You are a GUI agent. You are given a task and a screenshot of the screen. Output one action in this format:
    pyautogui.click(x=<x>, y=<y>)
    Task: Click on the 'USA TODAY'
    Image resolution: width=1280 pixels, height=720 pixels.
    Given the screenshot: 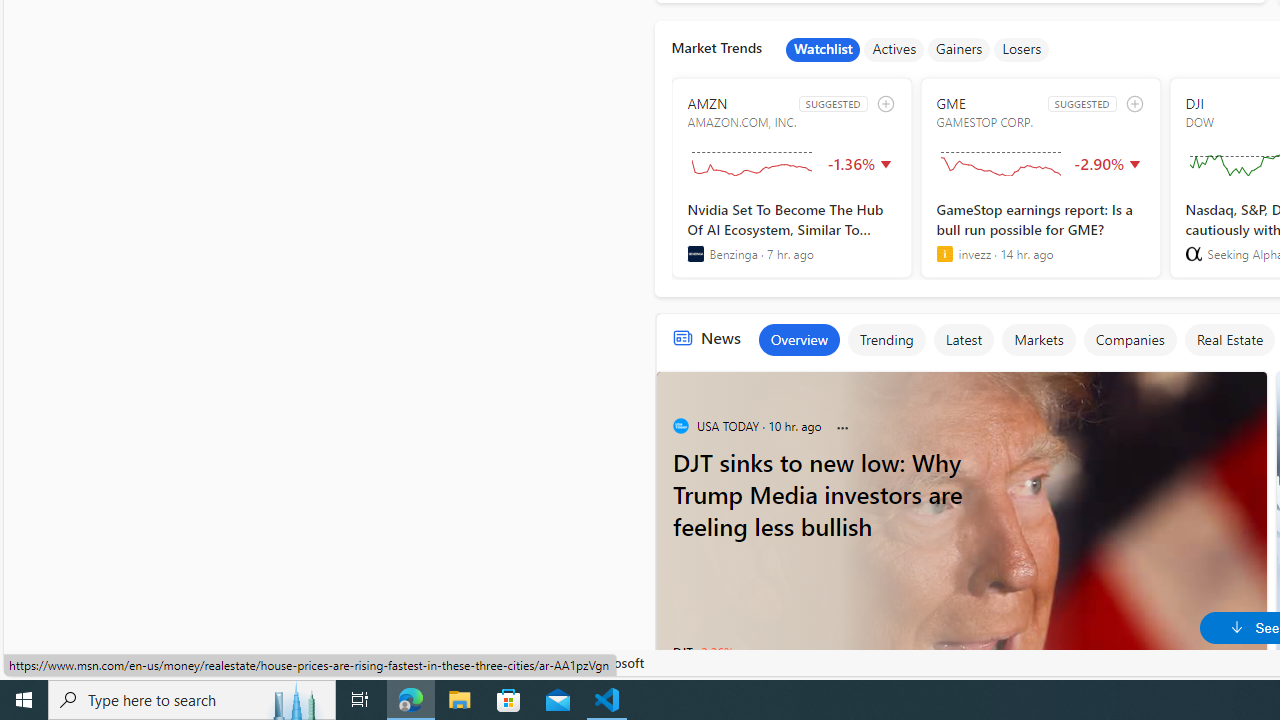 What is the action you would take?
    pyautogui.click(x=680, y=425)
    